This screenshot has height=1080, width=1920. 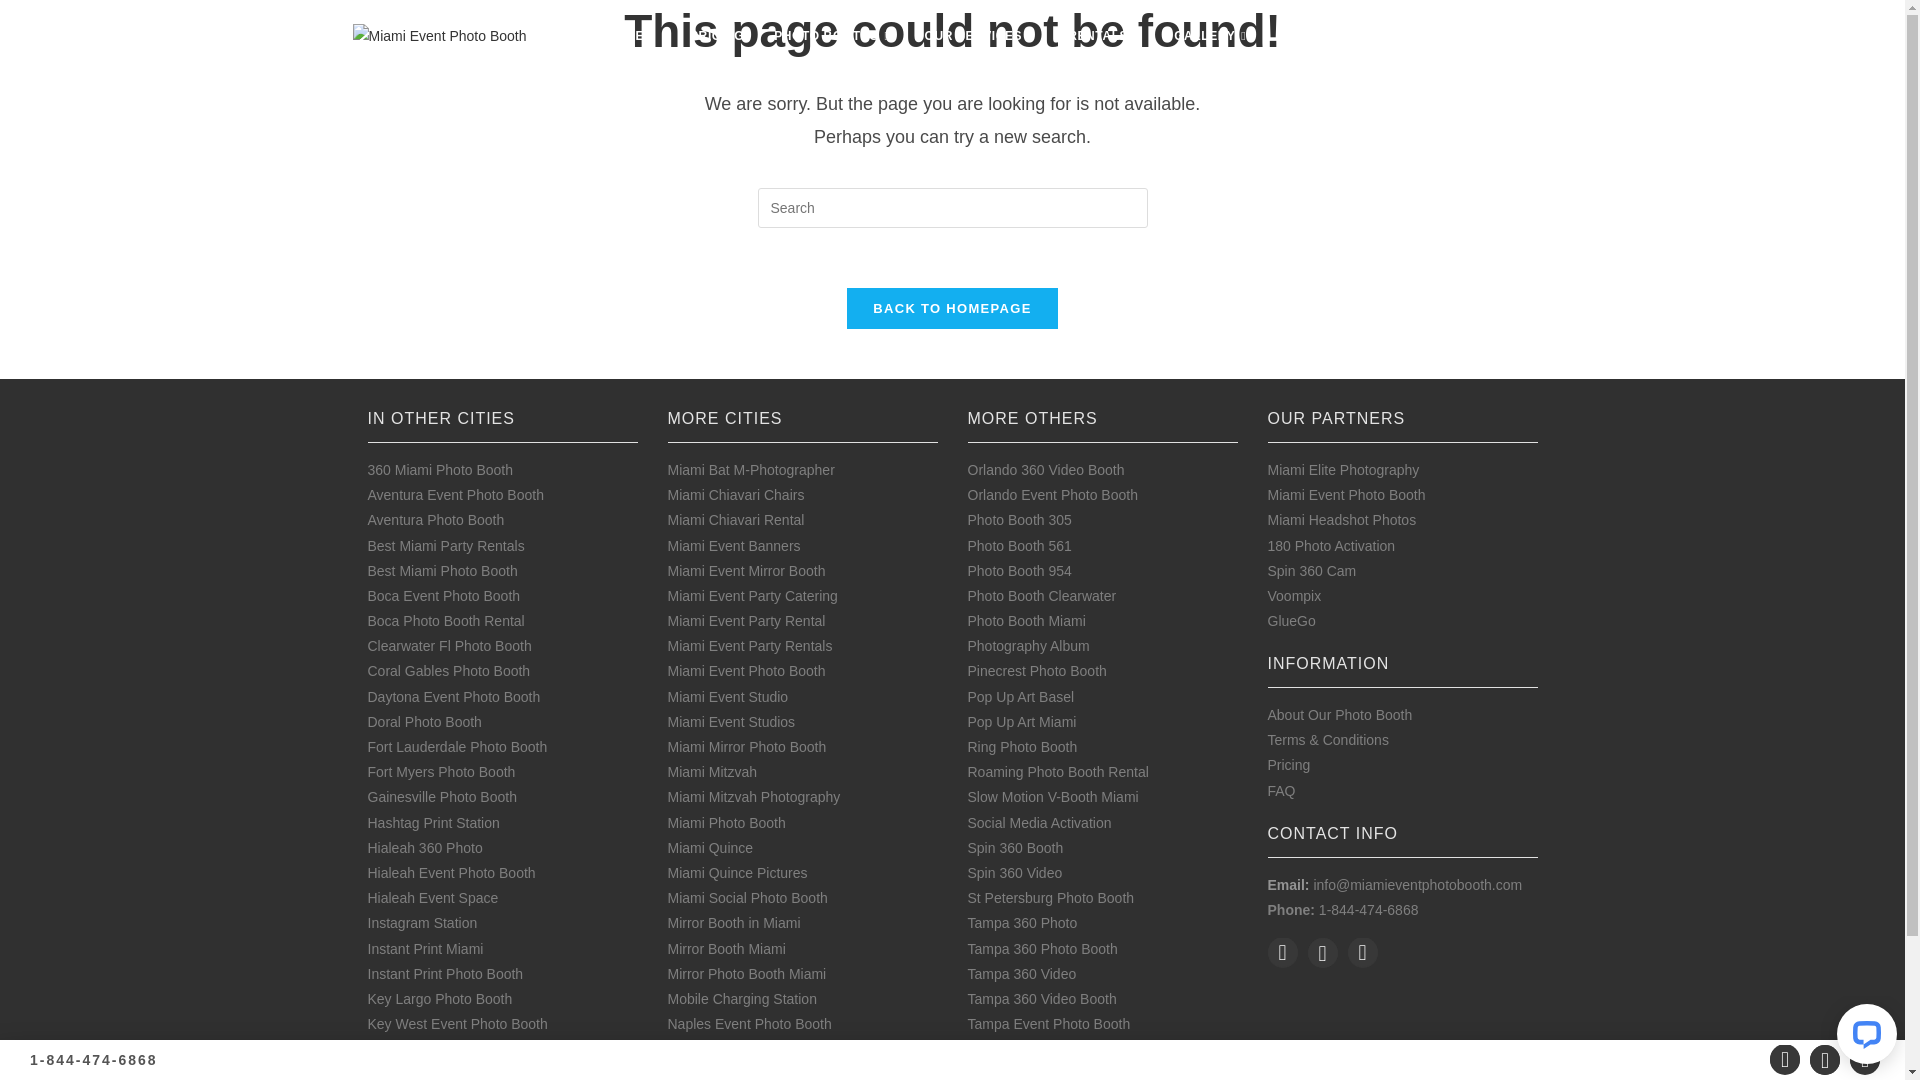 What do you see at coordinates (752, 595) in the screenshot?
I see `'Miami Event Party Catering'` at bounding box center [752, 595].